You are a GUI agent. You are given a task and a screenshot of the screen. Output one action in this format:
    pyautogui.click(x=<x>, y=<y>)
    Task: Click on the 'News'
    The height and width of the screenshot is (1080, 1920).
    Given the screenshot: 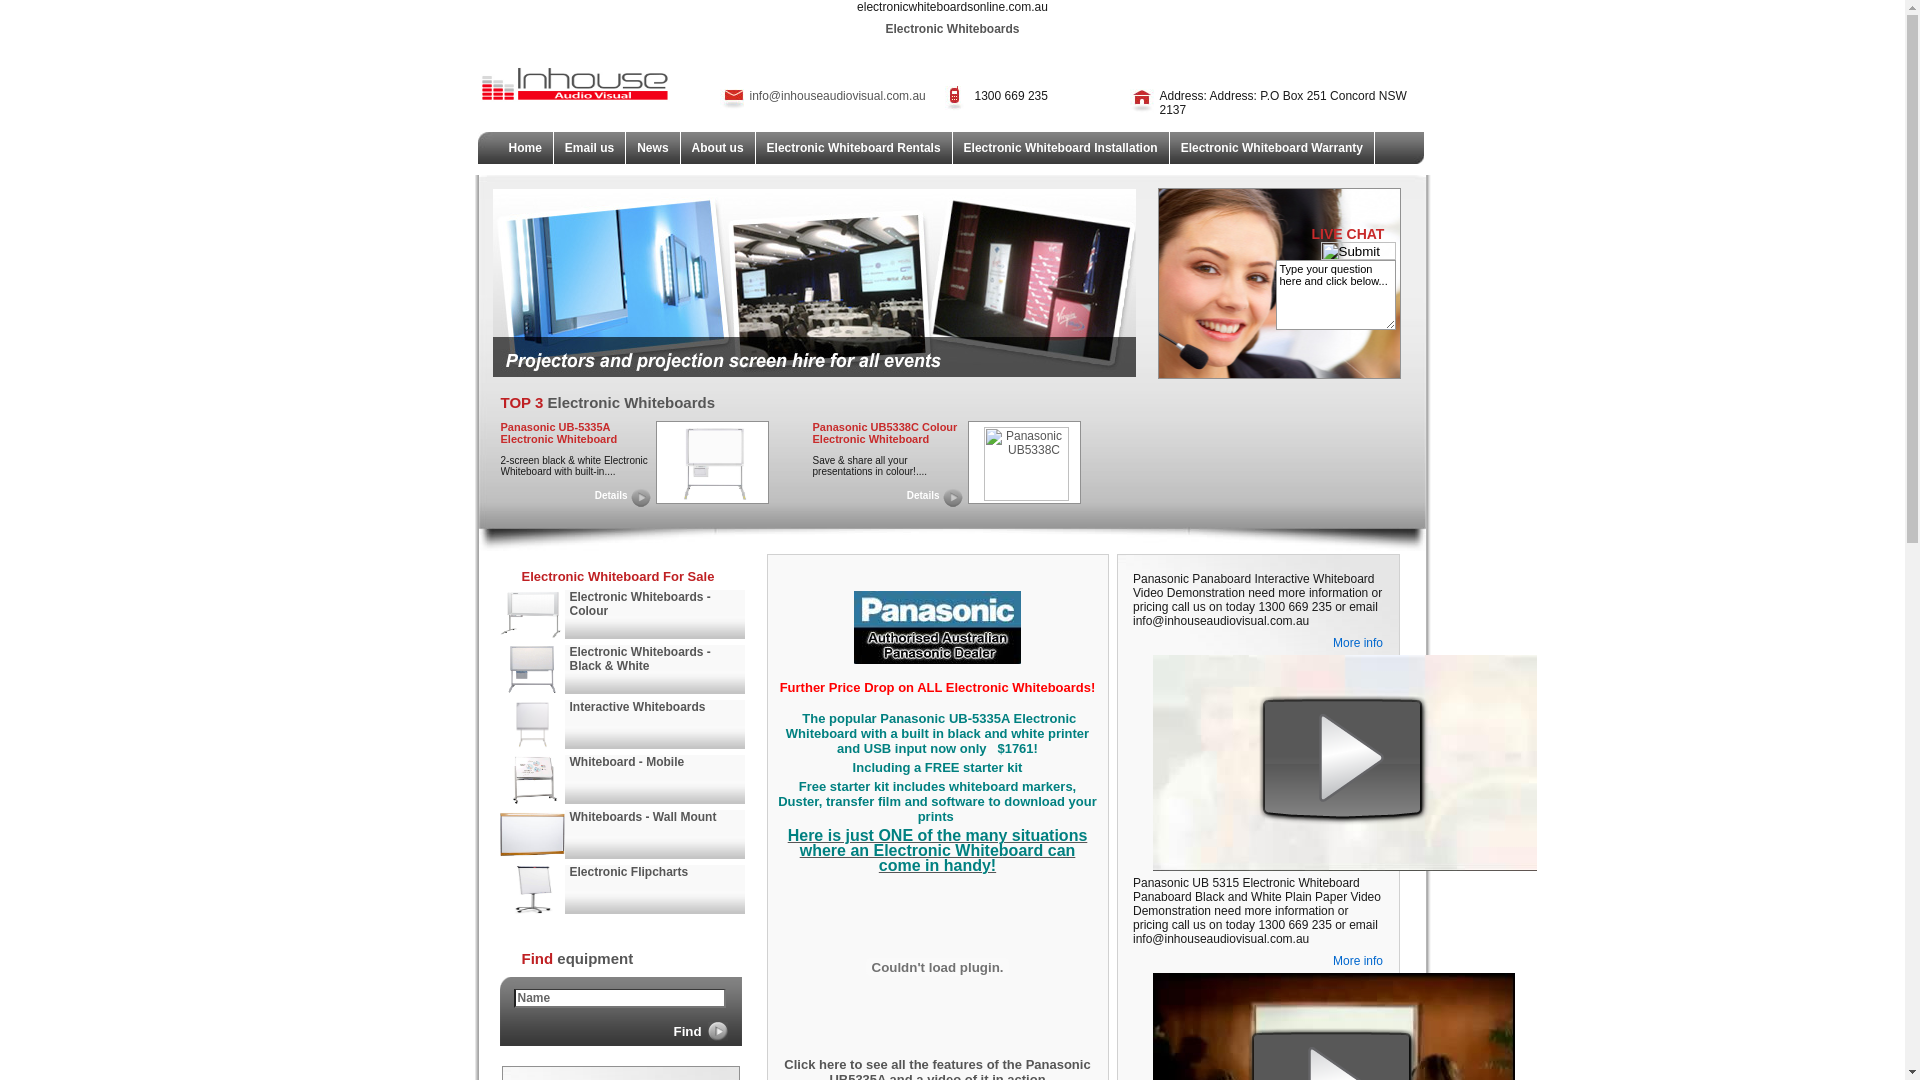 What is the action you would take?
    pyautogui.click(x=652, y=146)
    